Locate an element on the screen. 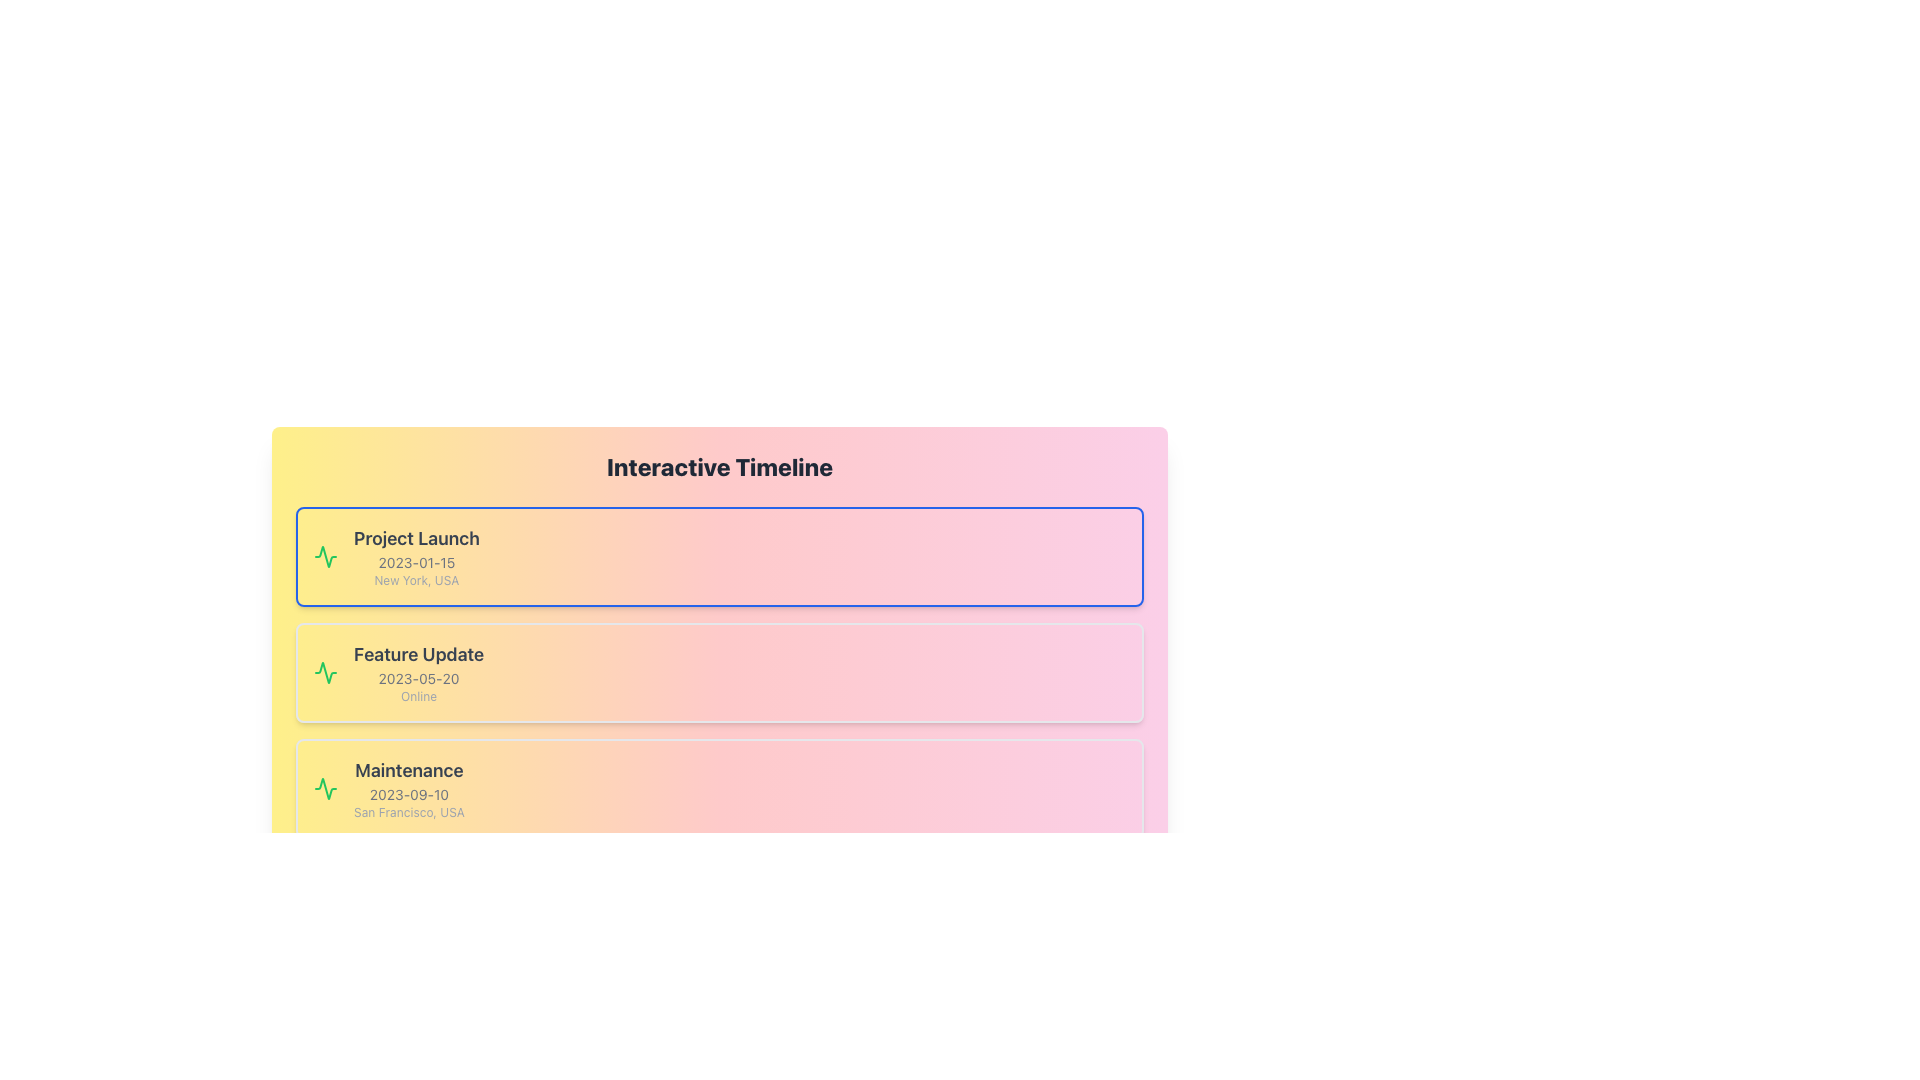  the text label 'San Francisco, USA' located below the date '2023-09-10' is located at coordinates (408, 813).